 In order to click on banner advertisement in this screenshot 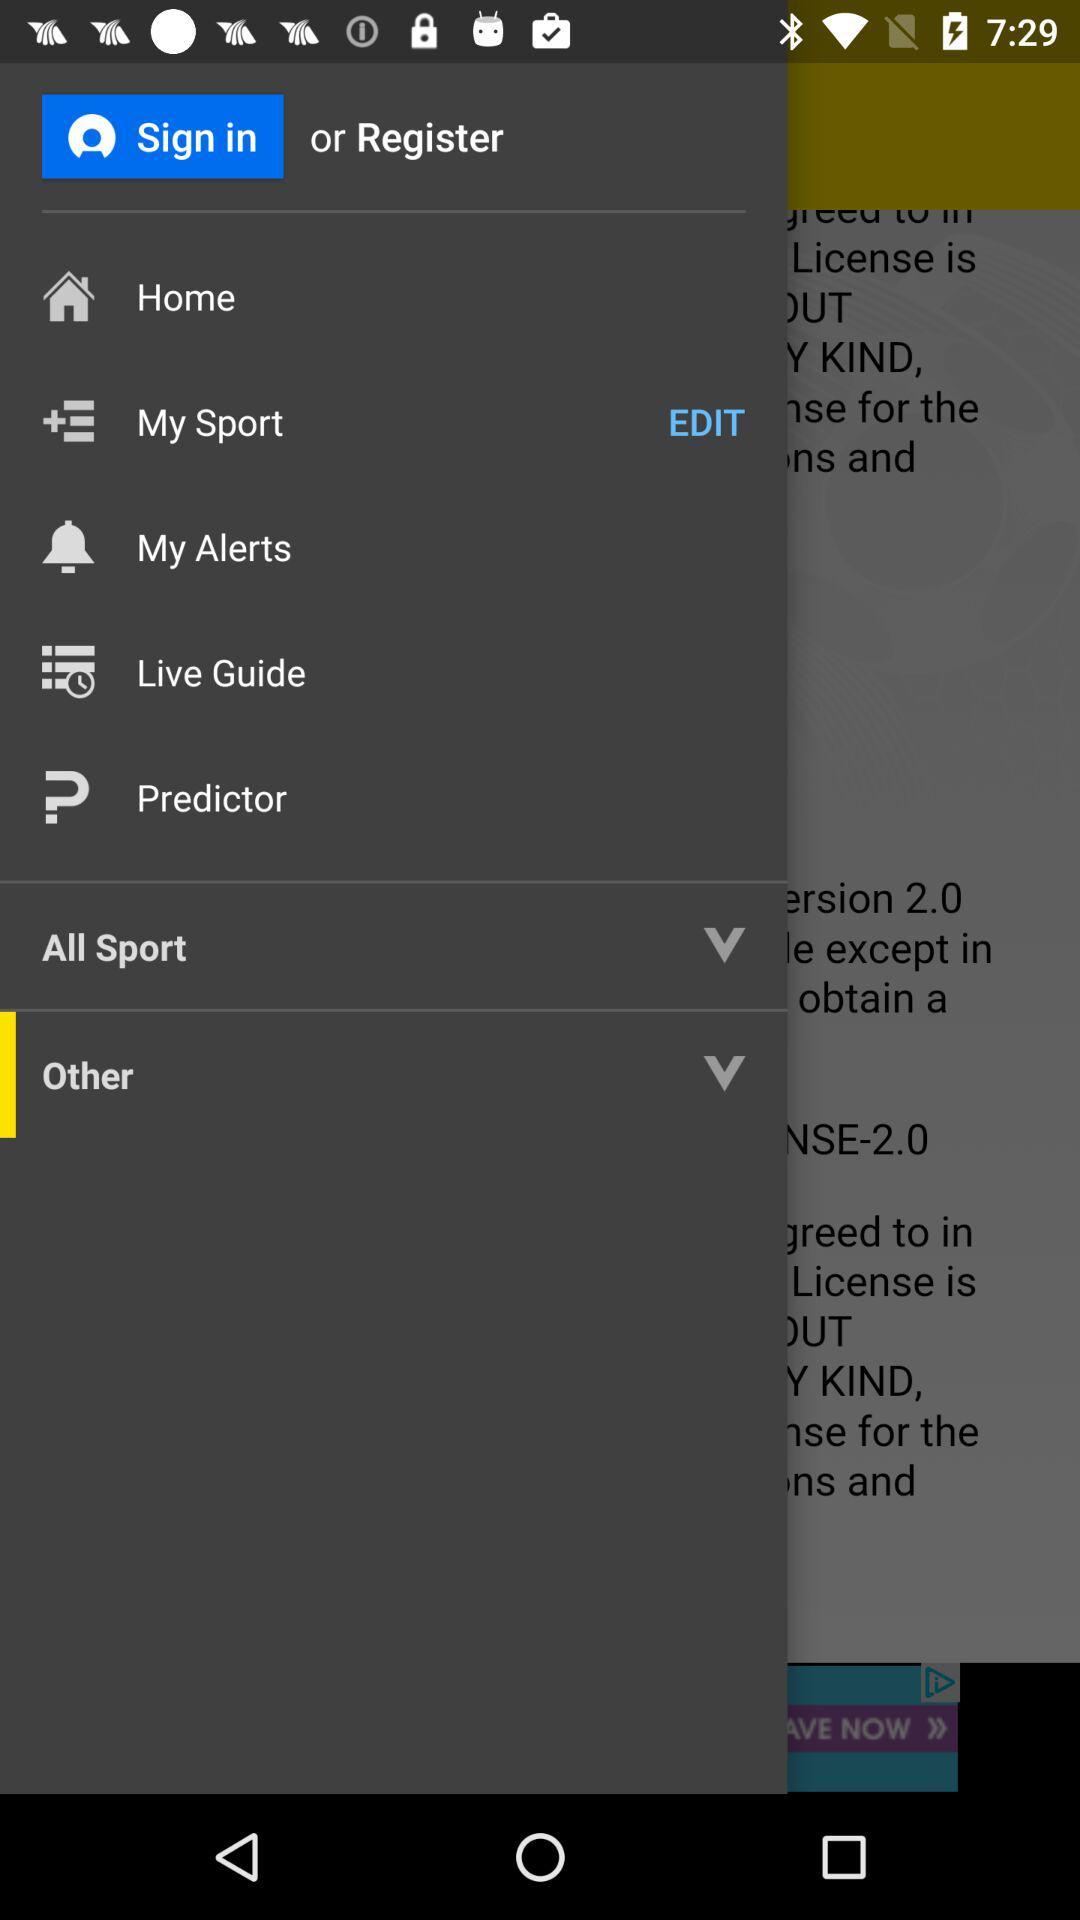, I will do `click(540, 1727)`.